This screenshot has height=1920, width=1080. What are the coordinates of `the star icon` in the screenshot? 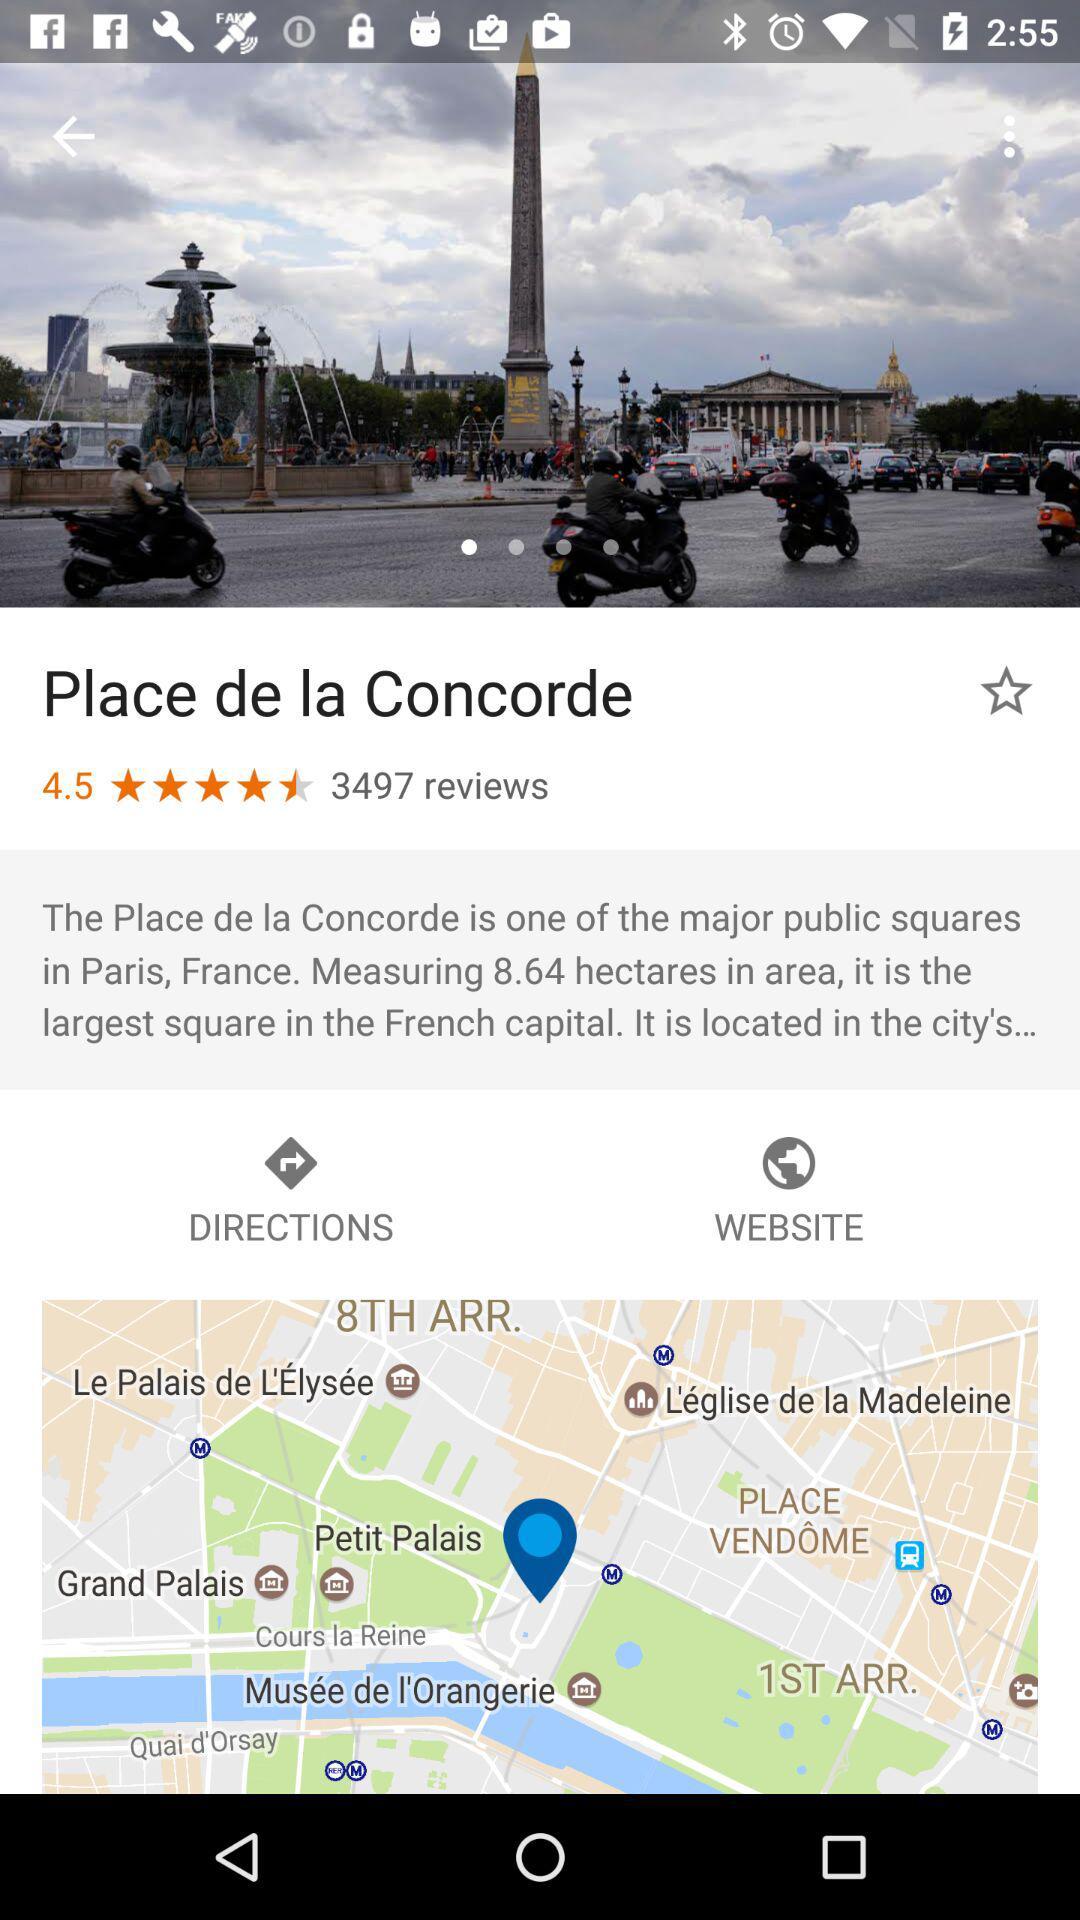 It's located at (1006, 691).